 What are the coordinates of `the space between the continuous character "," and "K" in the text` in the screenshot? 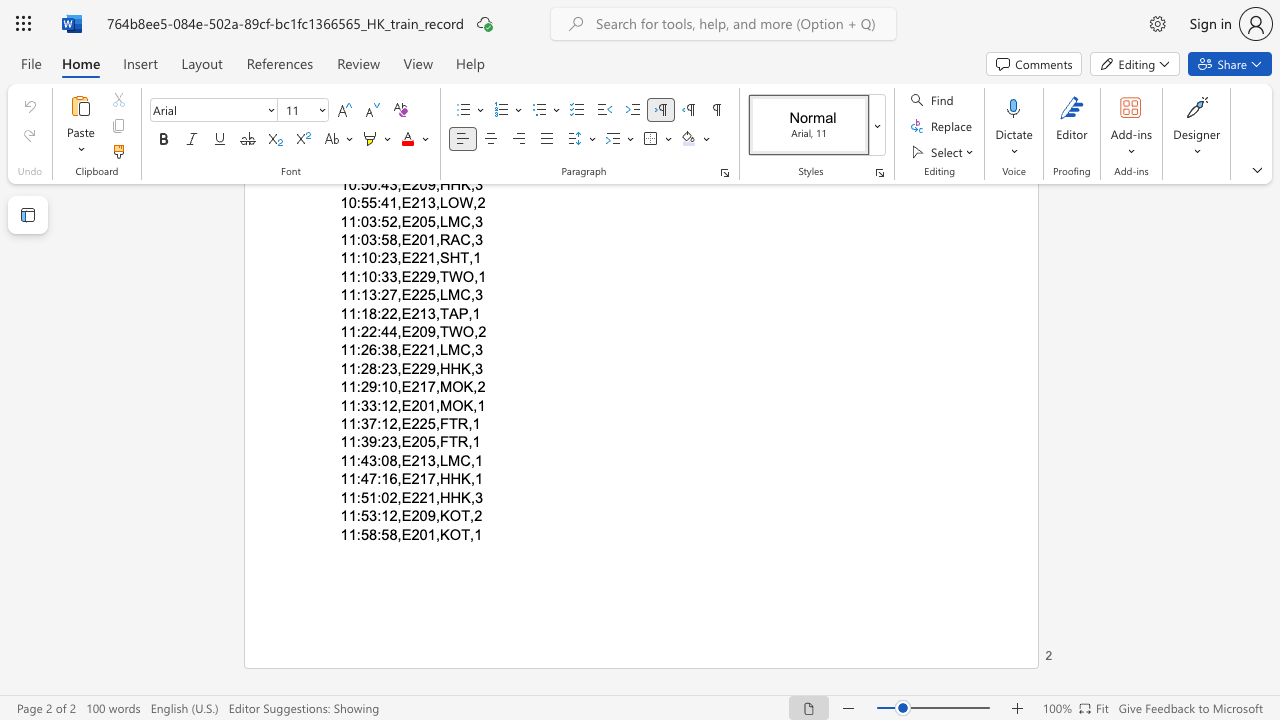 It's located at (440, 533).